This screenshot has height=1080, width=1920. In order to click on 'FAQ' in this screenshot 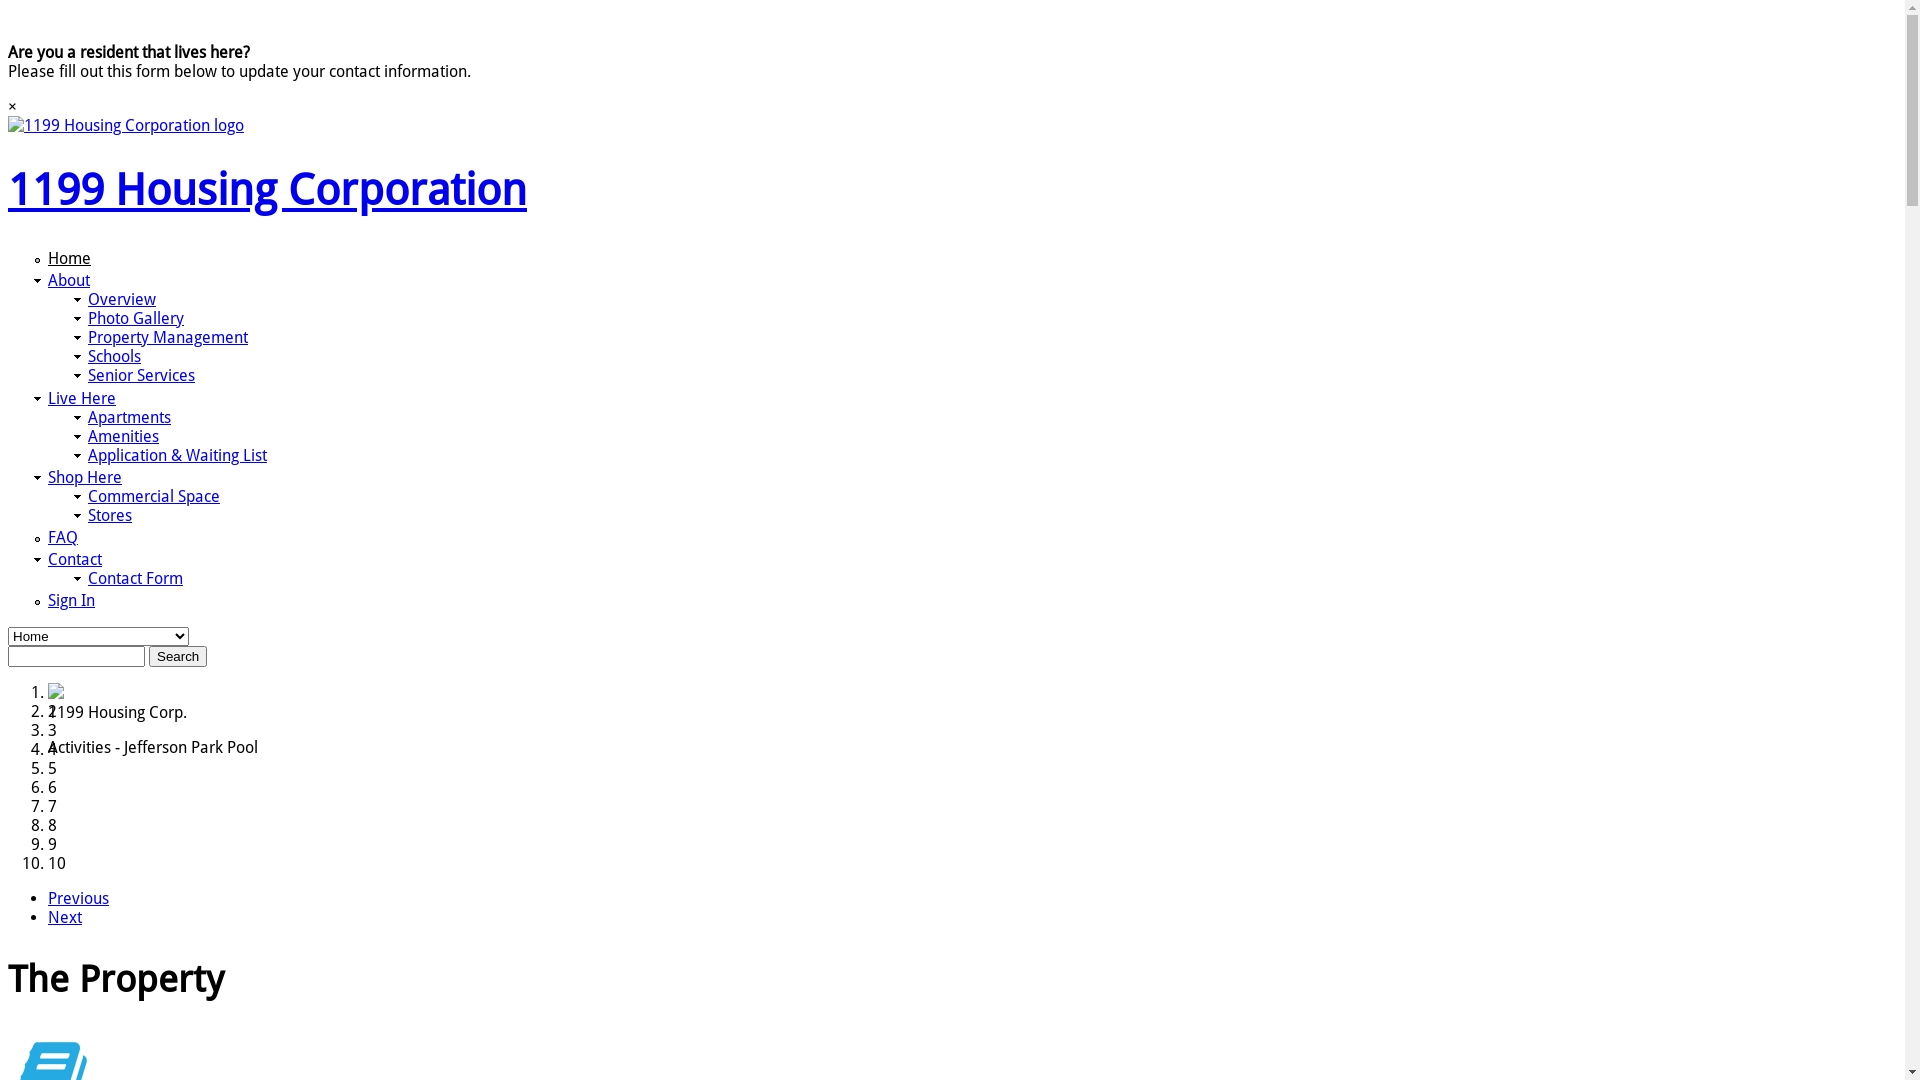, I will do `click(62, 536)`.